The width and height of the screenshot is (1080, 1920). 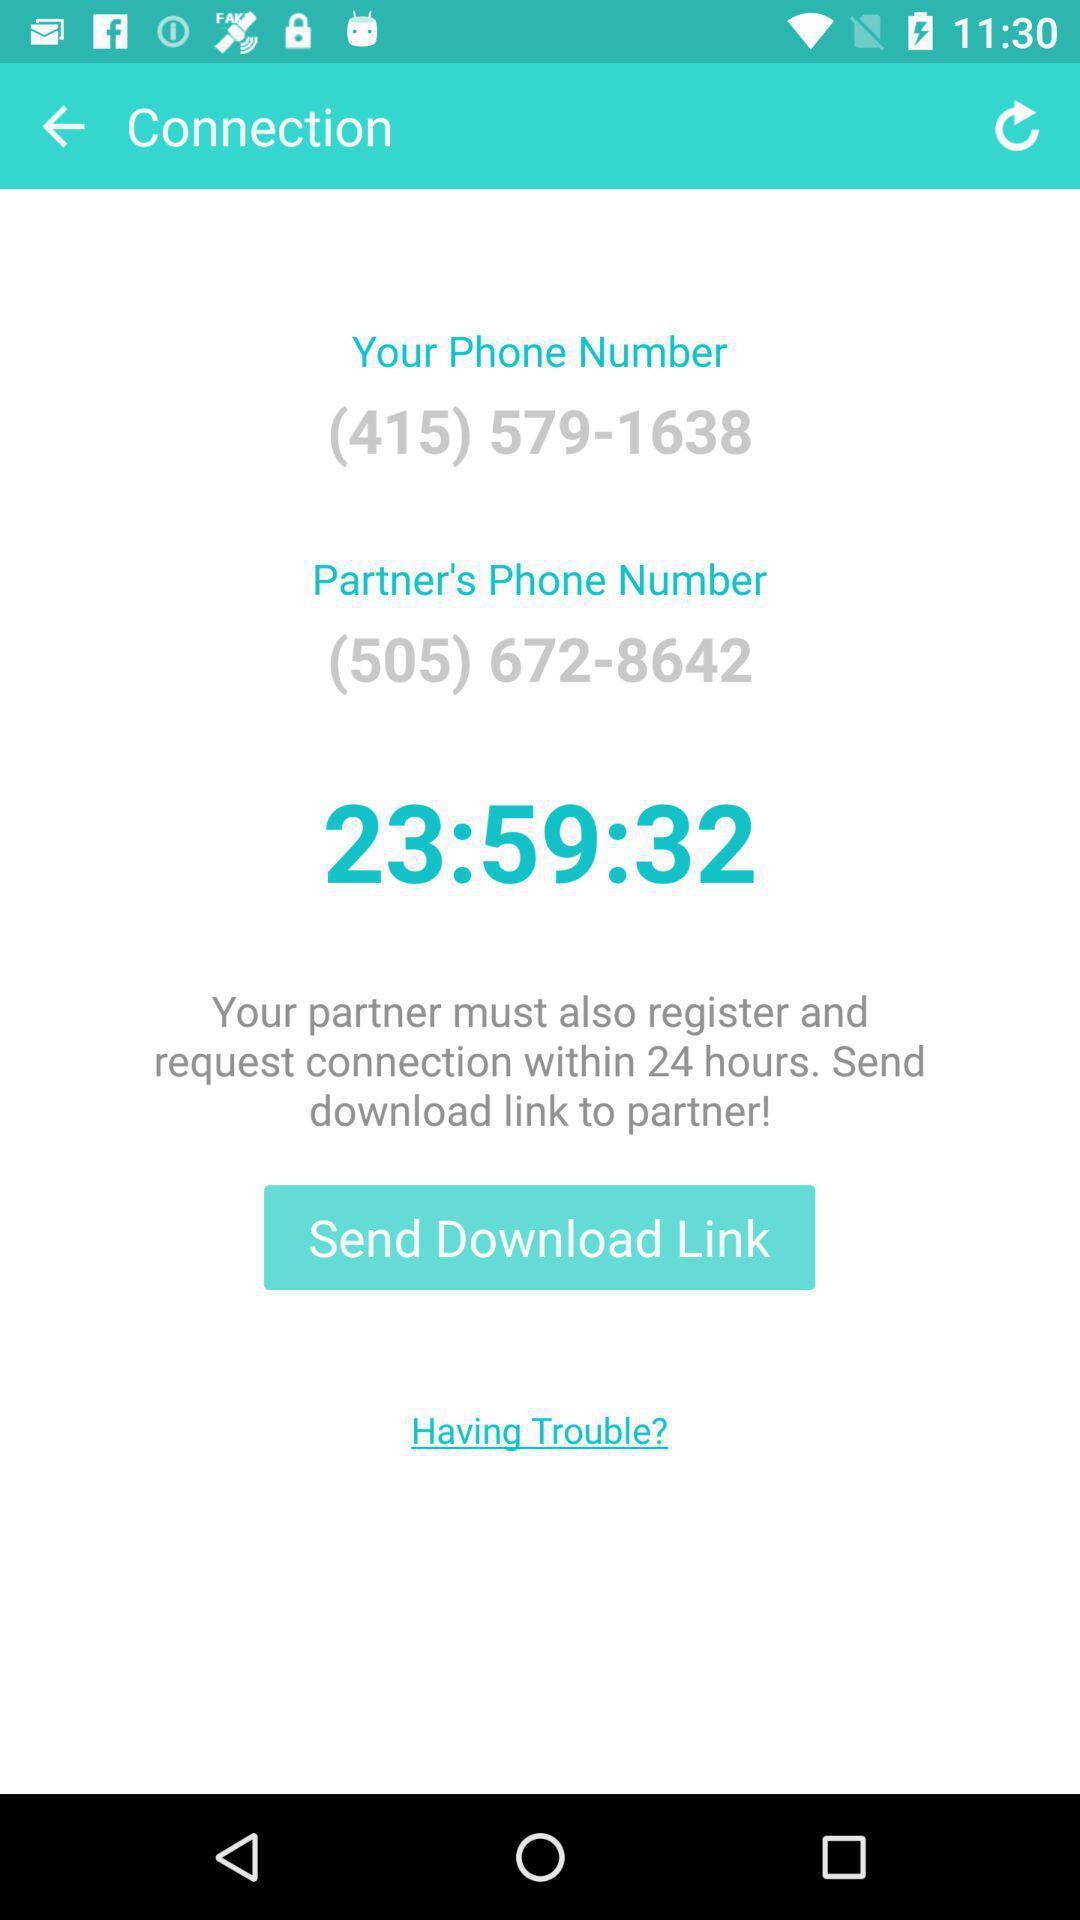 What do you see at coordinates (61, 124) in the screenshot?
I see `the item next to connection` at bounding box center [61, 124].